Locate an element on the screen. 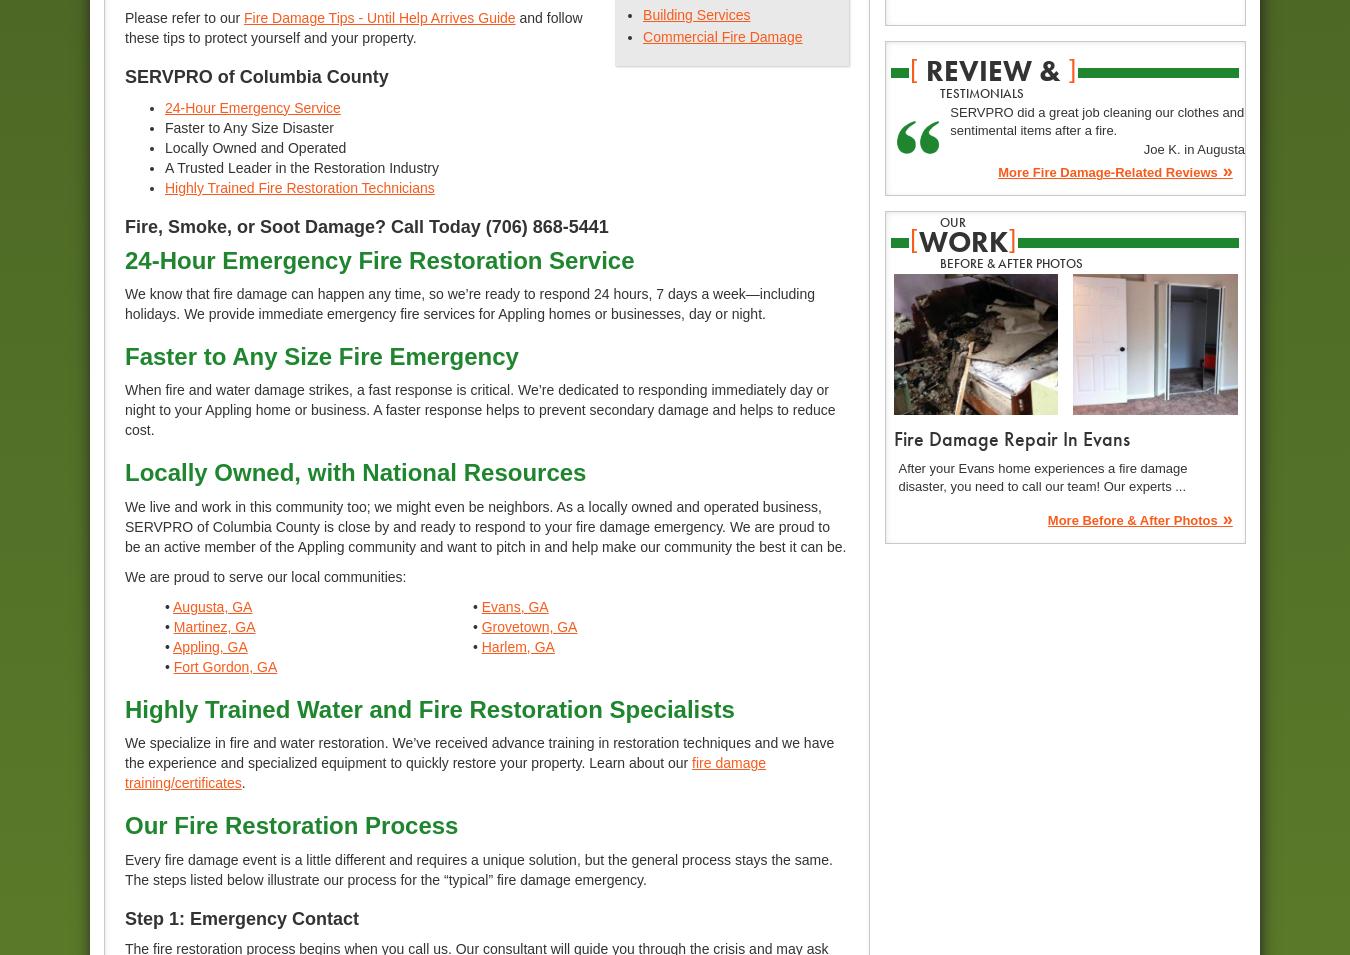 The height and width of the screenshot is (955, 1350). 'When fire and water damage strikes, a fast response is critical. We’re dedicated to responding immediately day or night to your Appling home or business. A faster response helps to prevent secondary damage and helps to reduce cost.' is located at coordinates (479, 408).